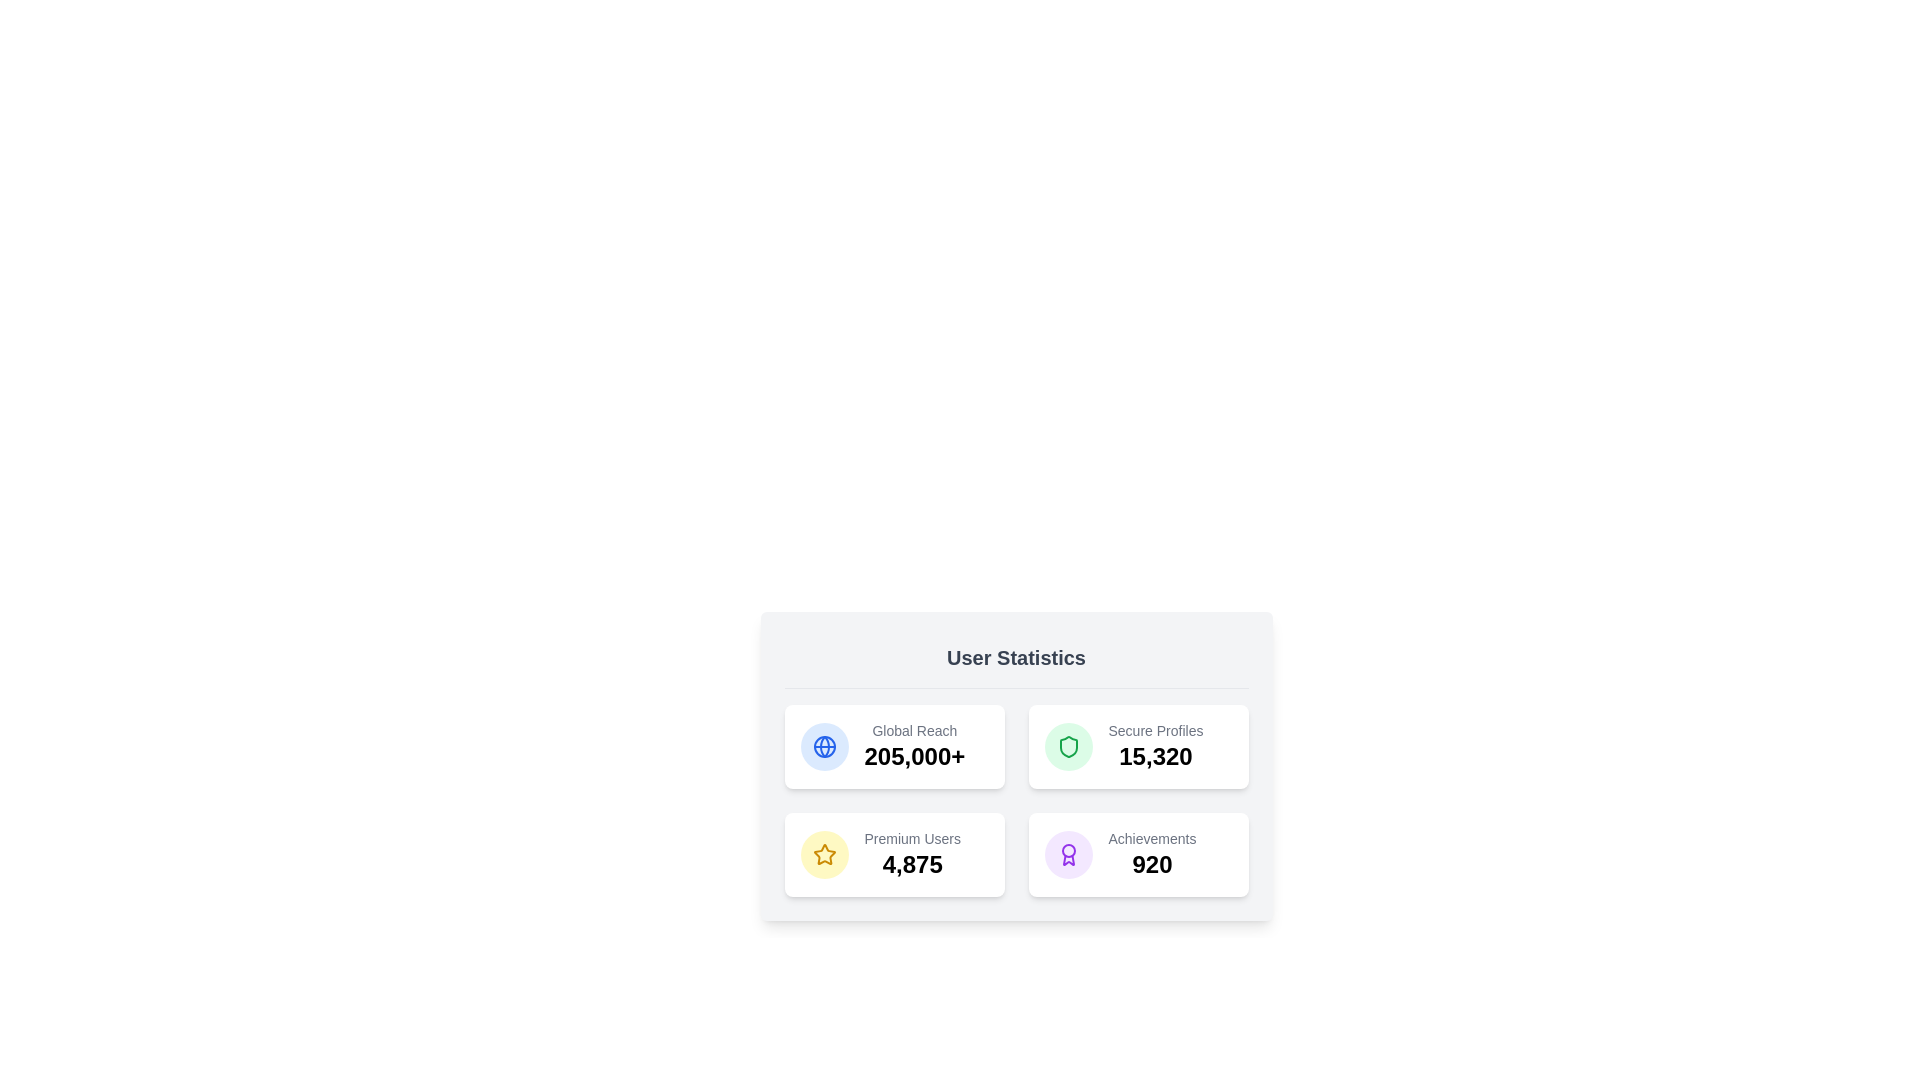 The width and height of the screenshot is (1920, 1080). Describe the element at coordinates (1067, 855) in the screenshot. I see `the circular icon with a purple outline that resembles an award badge, located in the grid layout of statistics under the 'Achievements' label` at that location.